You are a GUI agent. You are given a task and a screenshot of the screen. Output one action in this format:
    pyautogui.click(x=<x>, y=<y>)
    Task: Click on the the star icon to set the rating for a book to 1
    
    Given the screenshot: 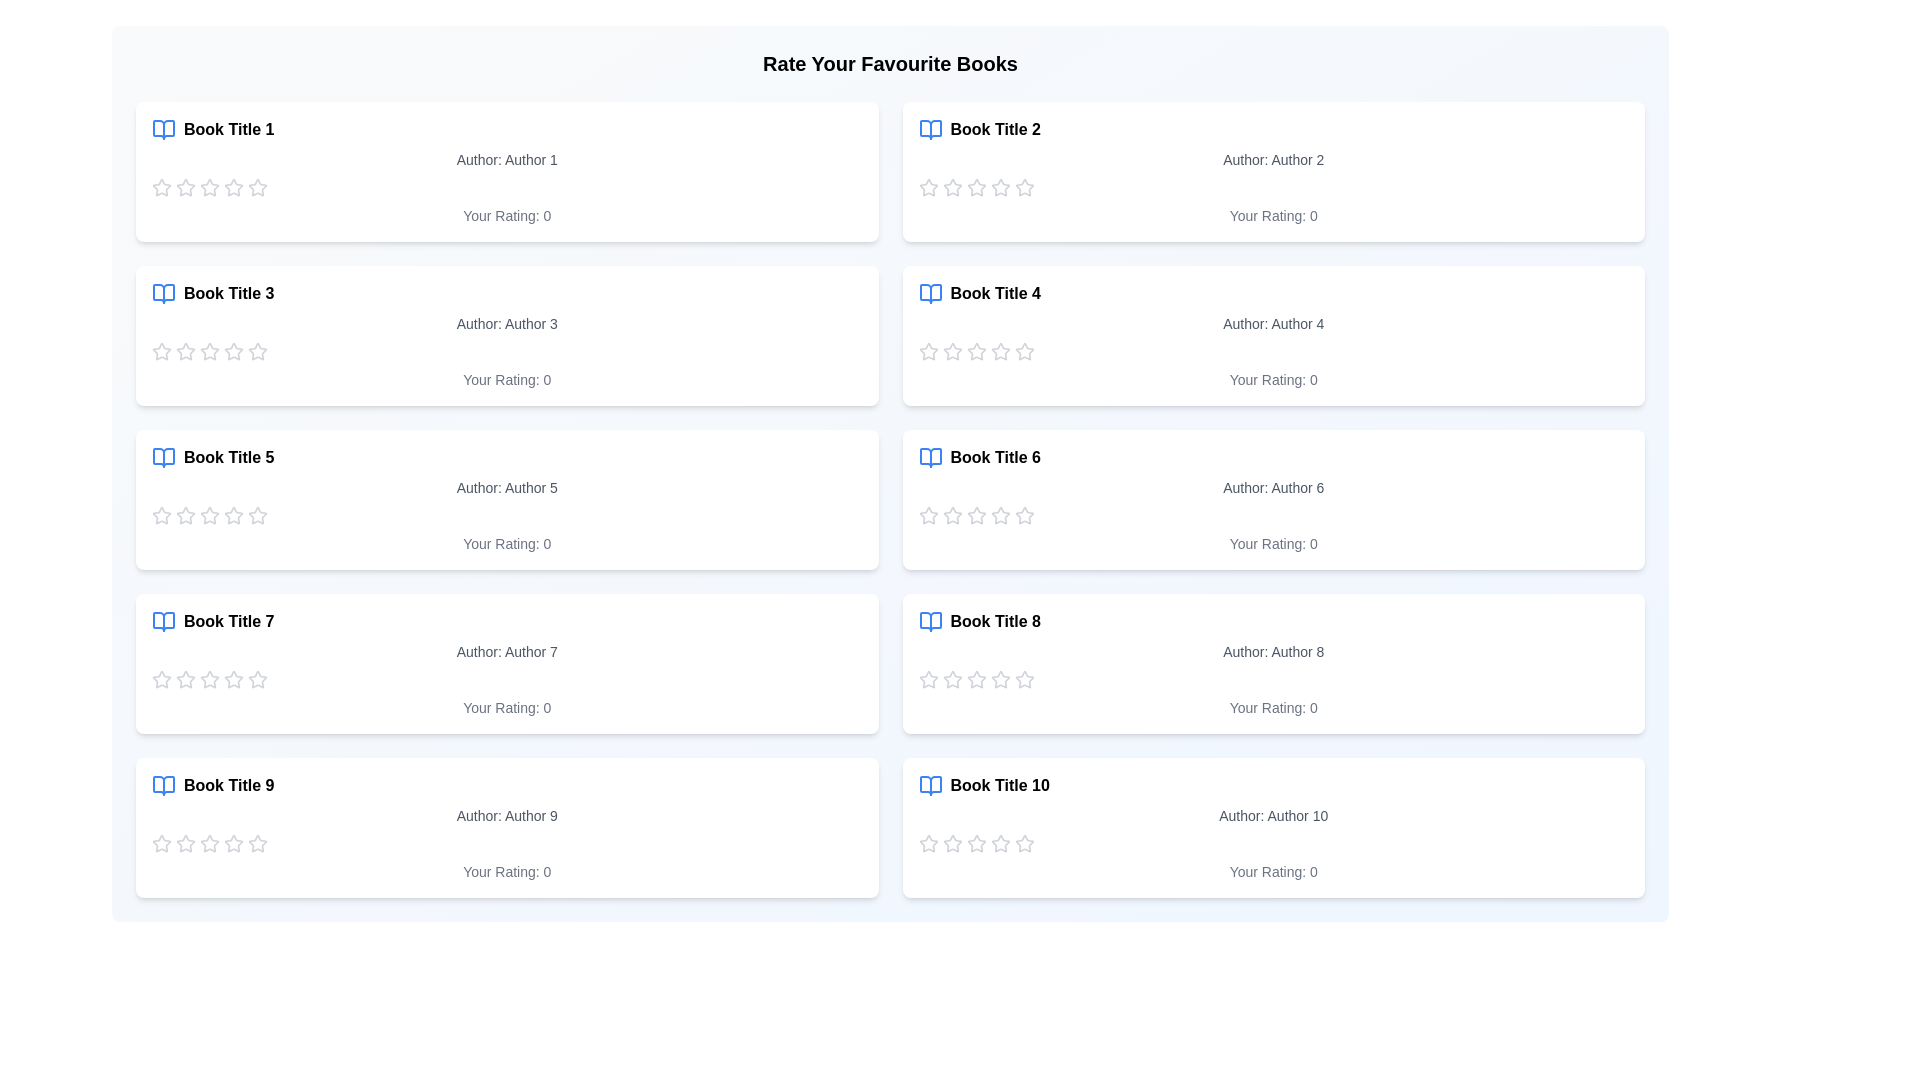 What is the action you would take?
    pyautogui.click(x=162, y=188)
    